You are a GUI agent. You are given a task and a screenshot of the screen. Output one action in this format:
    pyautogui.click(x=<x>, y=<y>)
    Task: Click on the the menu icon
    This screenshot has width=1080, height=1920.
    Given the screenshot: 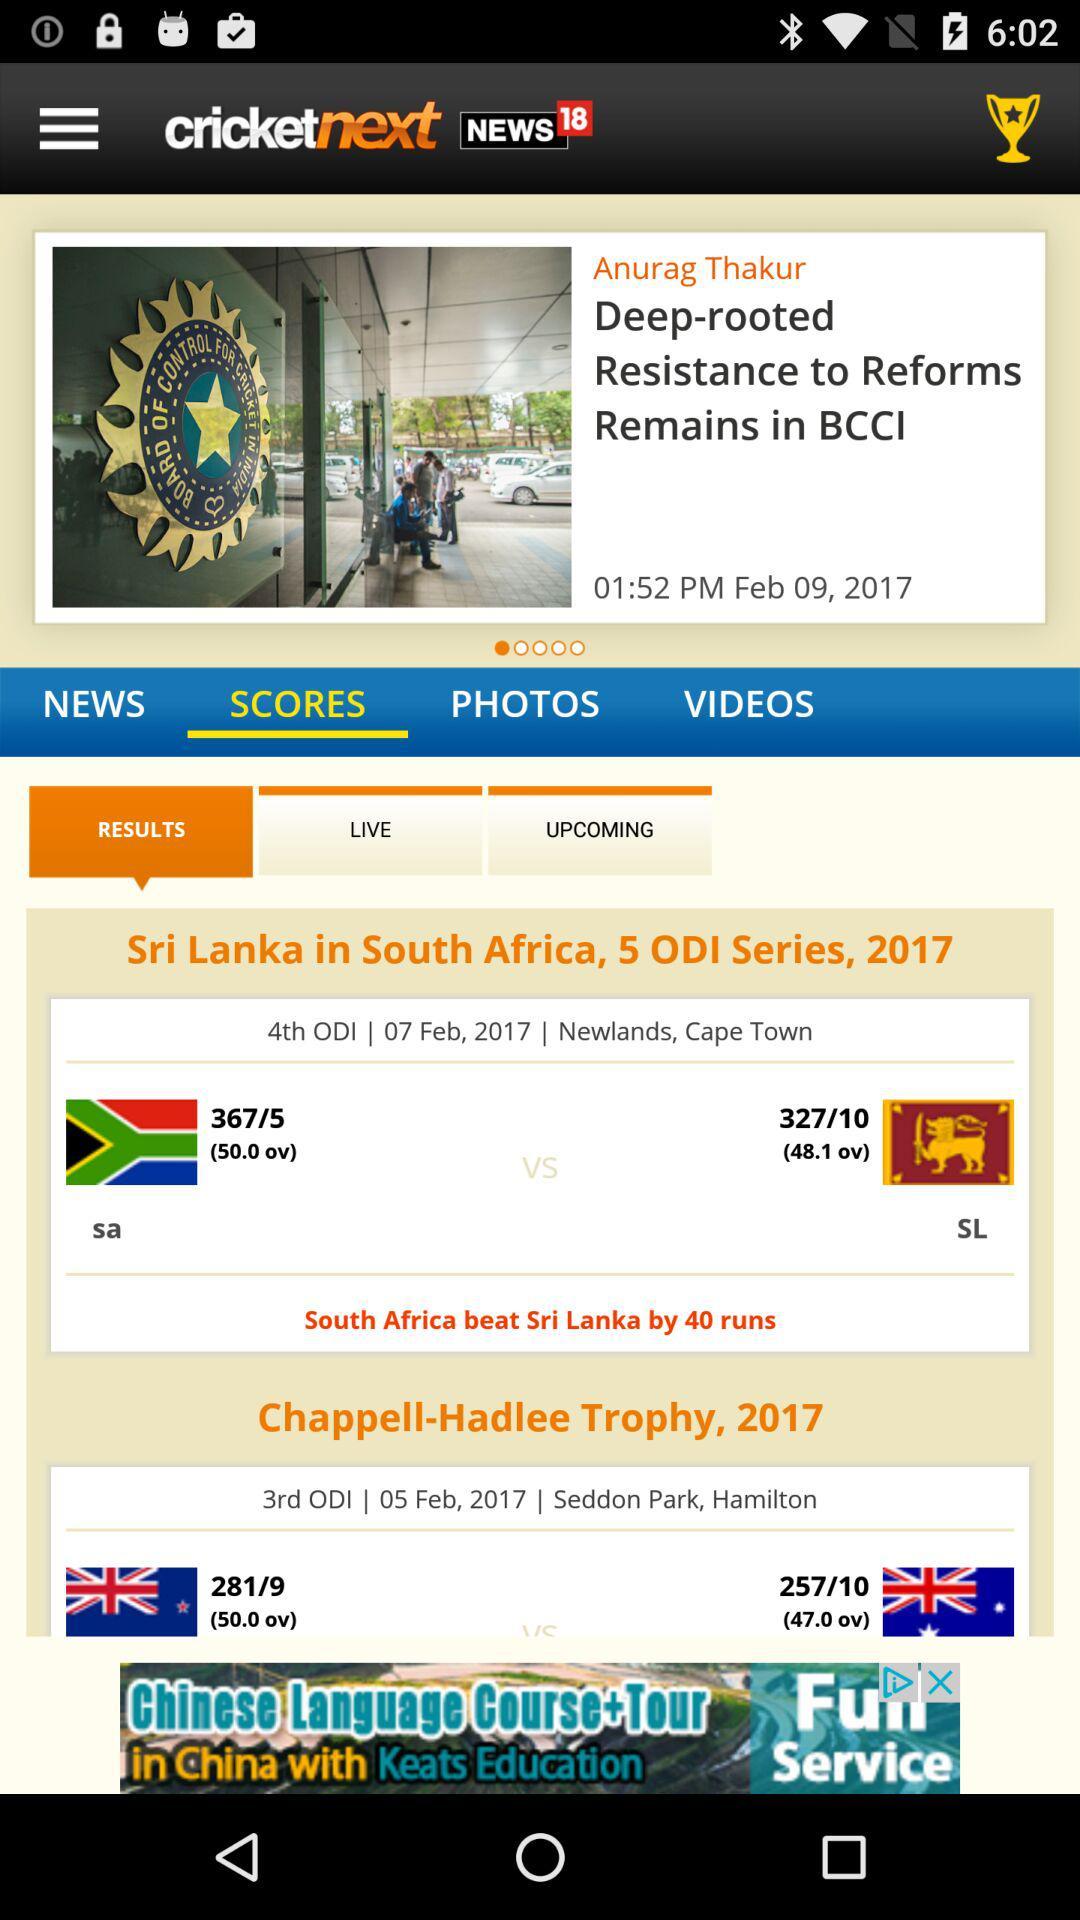 What is the action you would take?
    pyautogui.click(x=68, y=136)
    